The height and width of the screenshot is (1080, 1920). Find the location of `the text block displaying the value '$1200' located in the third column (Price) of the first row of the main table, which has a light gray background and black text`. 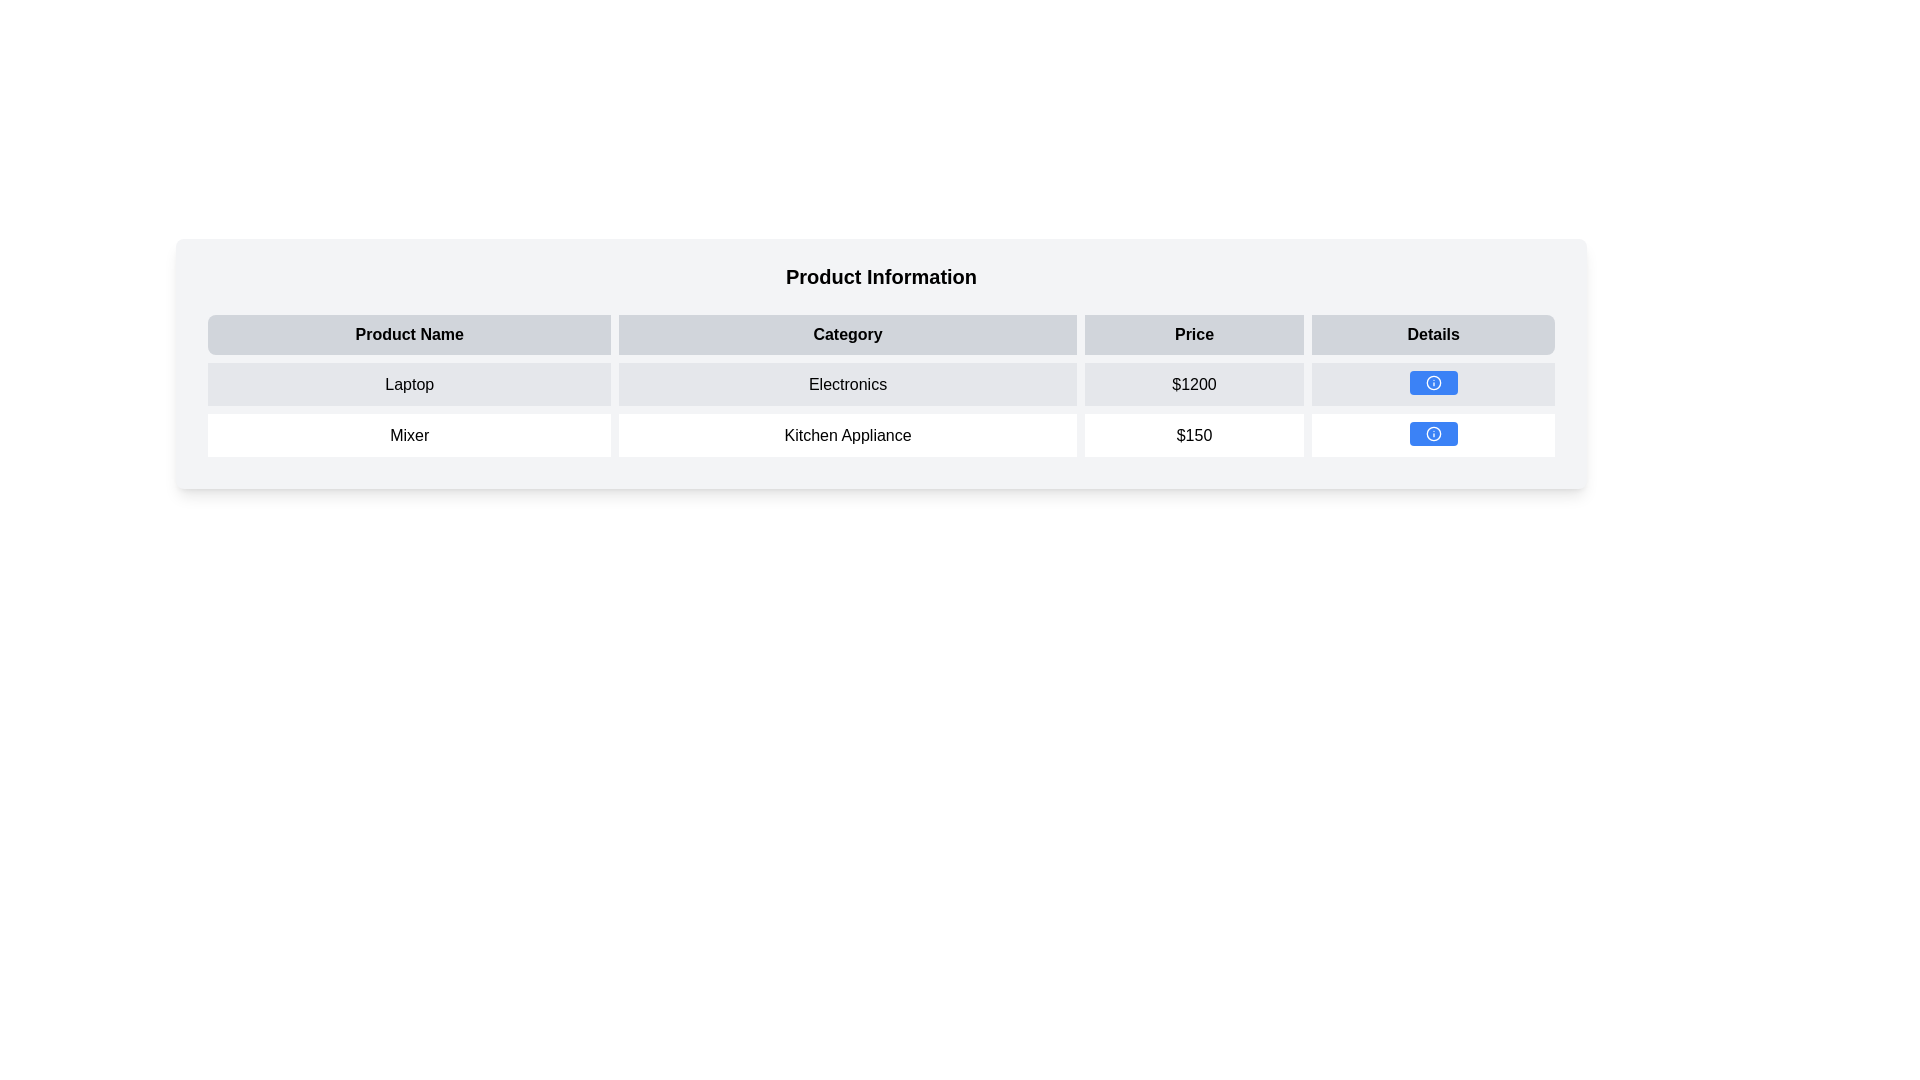

the text block displaying the value '$1200' located in the third column (Price) of the first row of the main table, which has a light gray background and black text is located at coordinates (1194, 384).